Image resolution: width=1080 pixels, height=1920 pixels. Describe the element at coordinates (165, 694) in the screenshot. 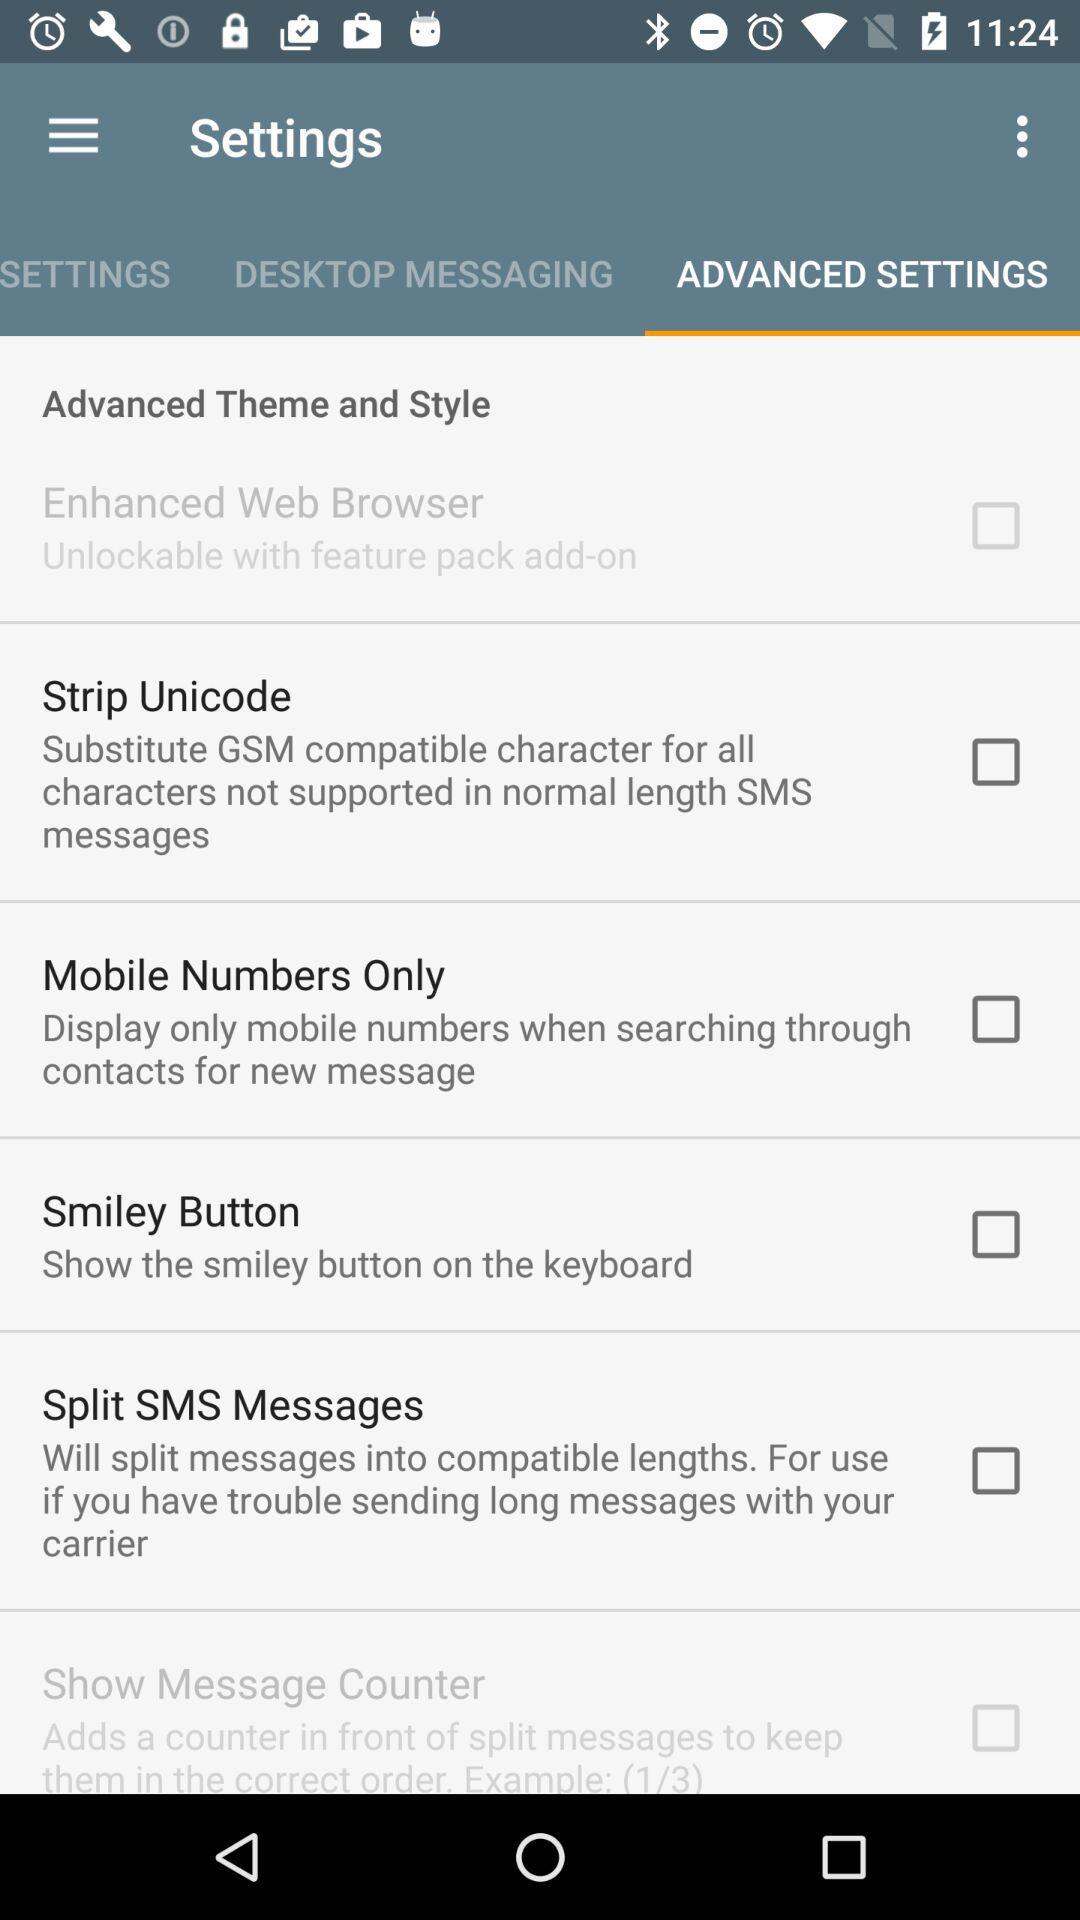

I see `item below unlockable with feature item` at that location.